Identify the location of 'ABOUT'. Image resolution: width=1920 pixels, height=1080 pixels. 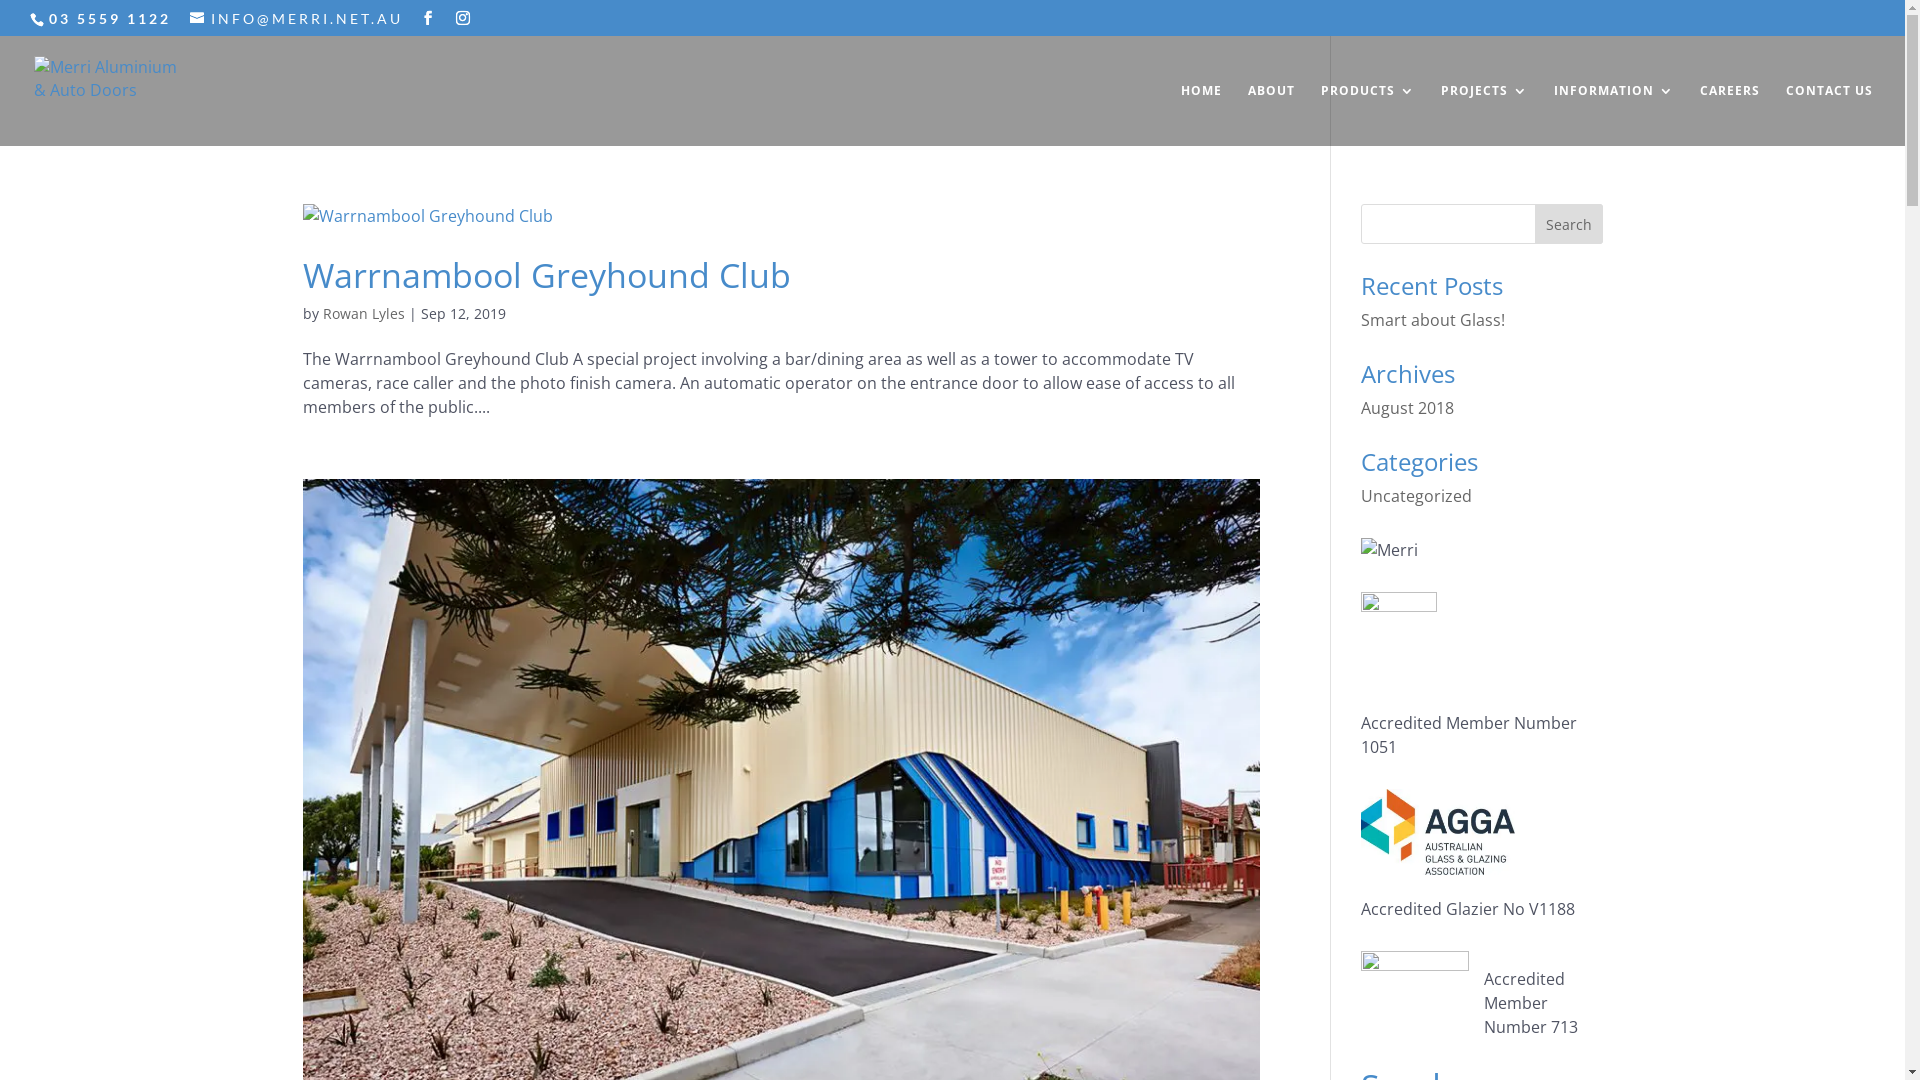
(1270, 115).